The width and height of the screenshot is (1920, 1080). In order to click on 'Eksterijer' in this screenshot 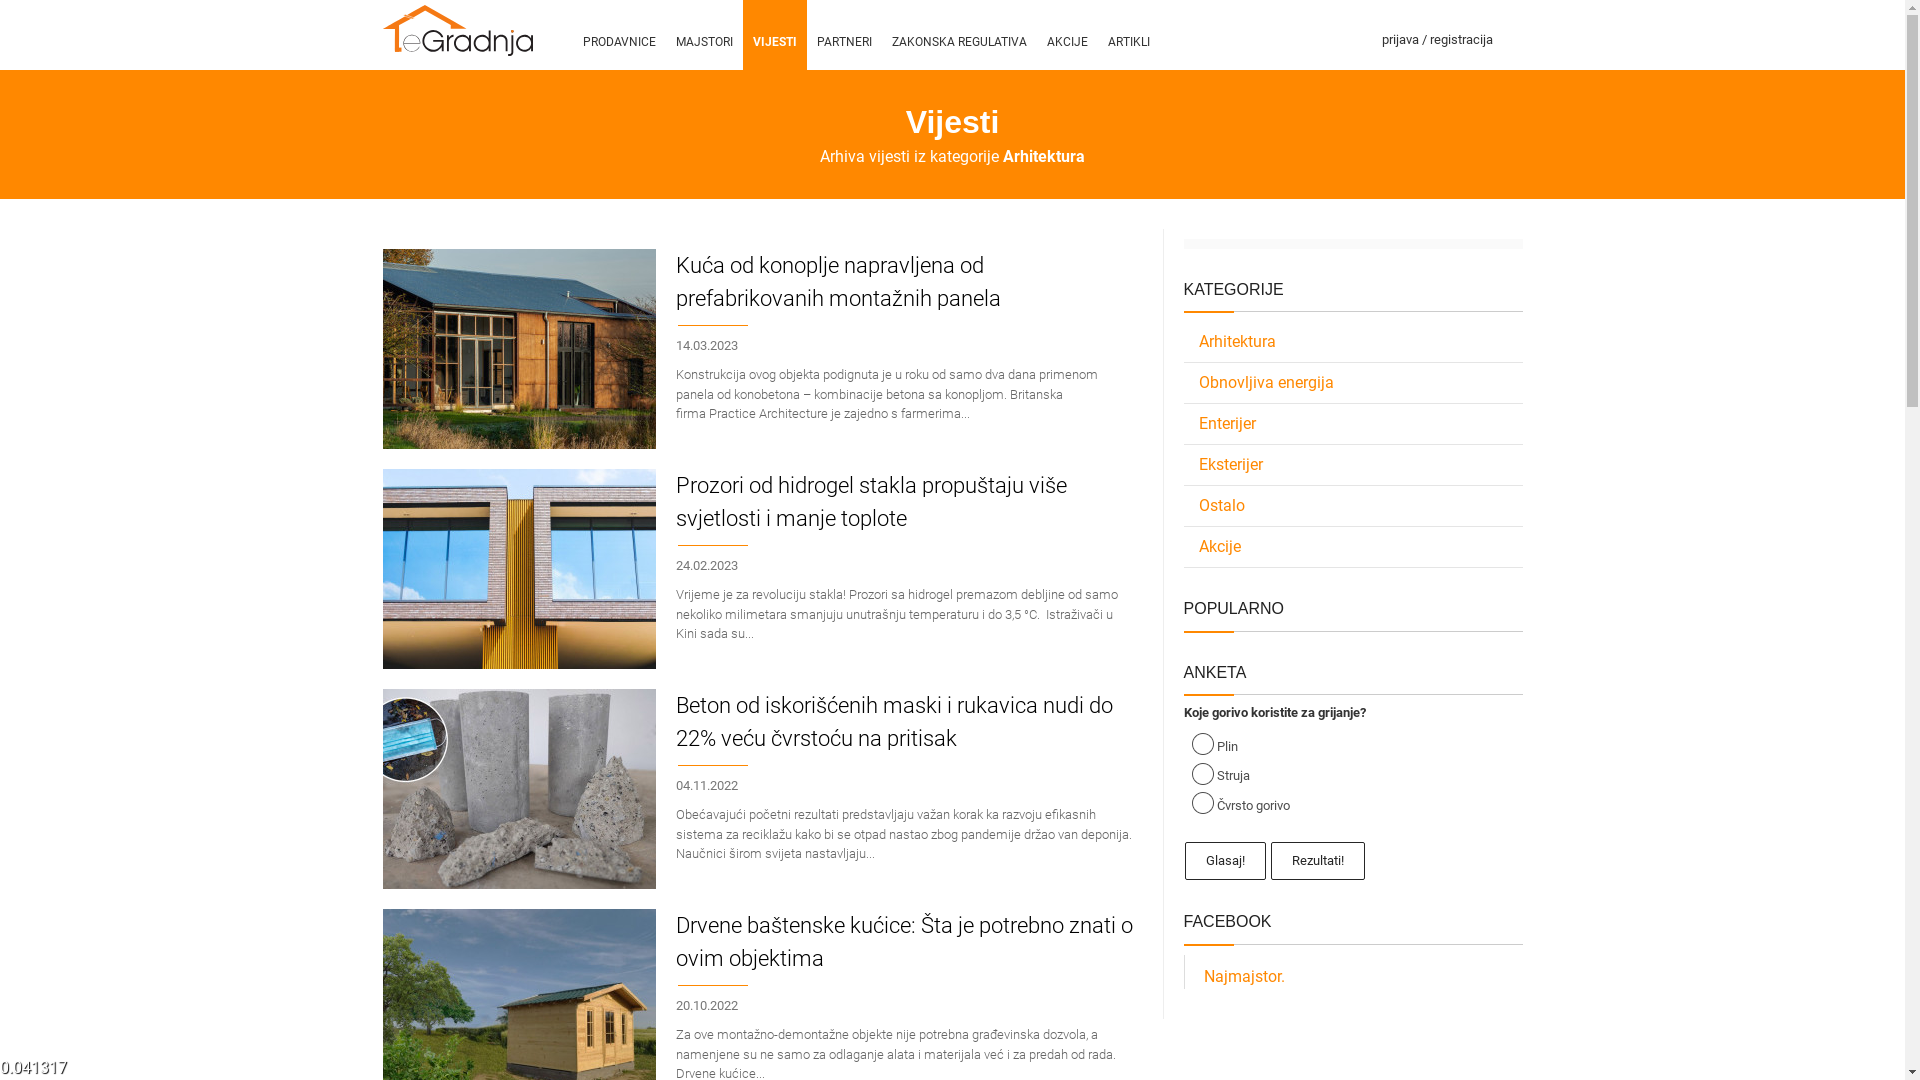, I will do `click(1353, 465)`.